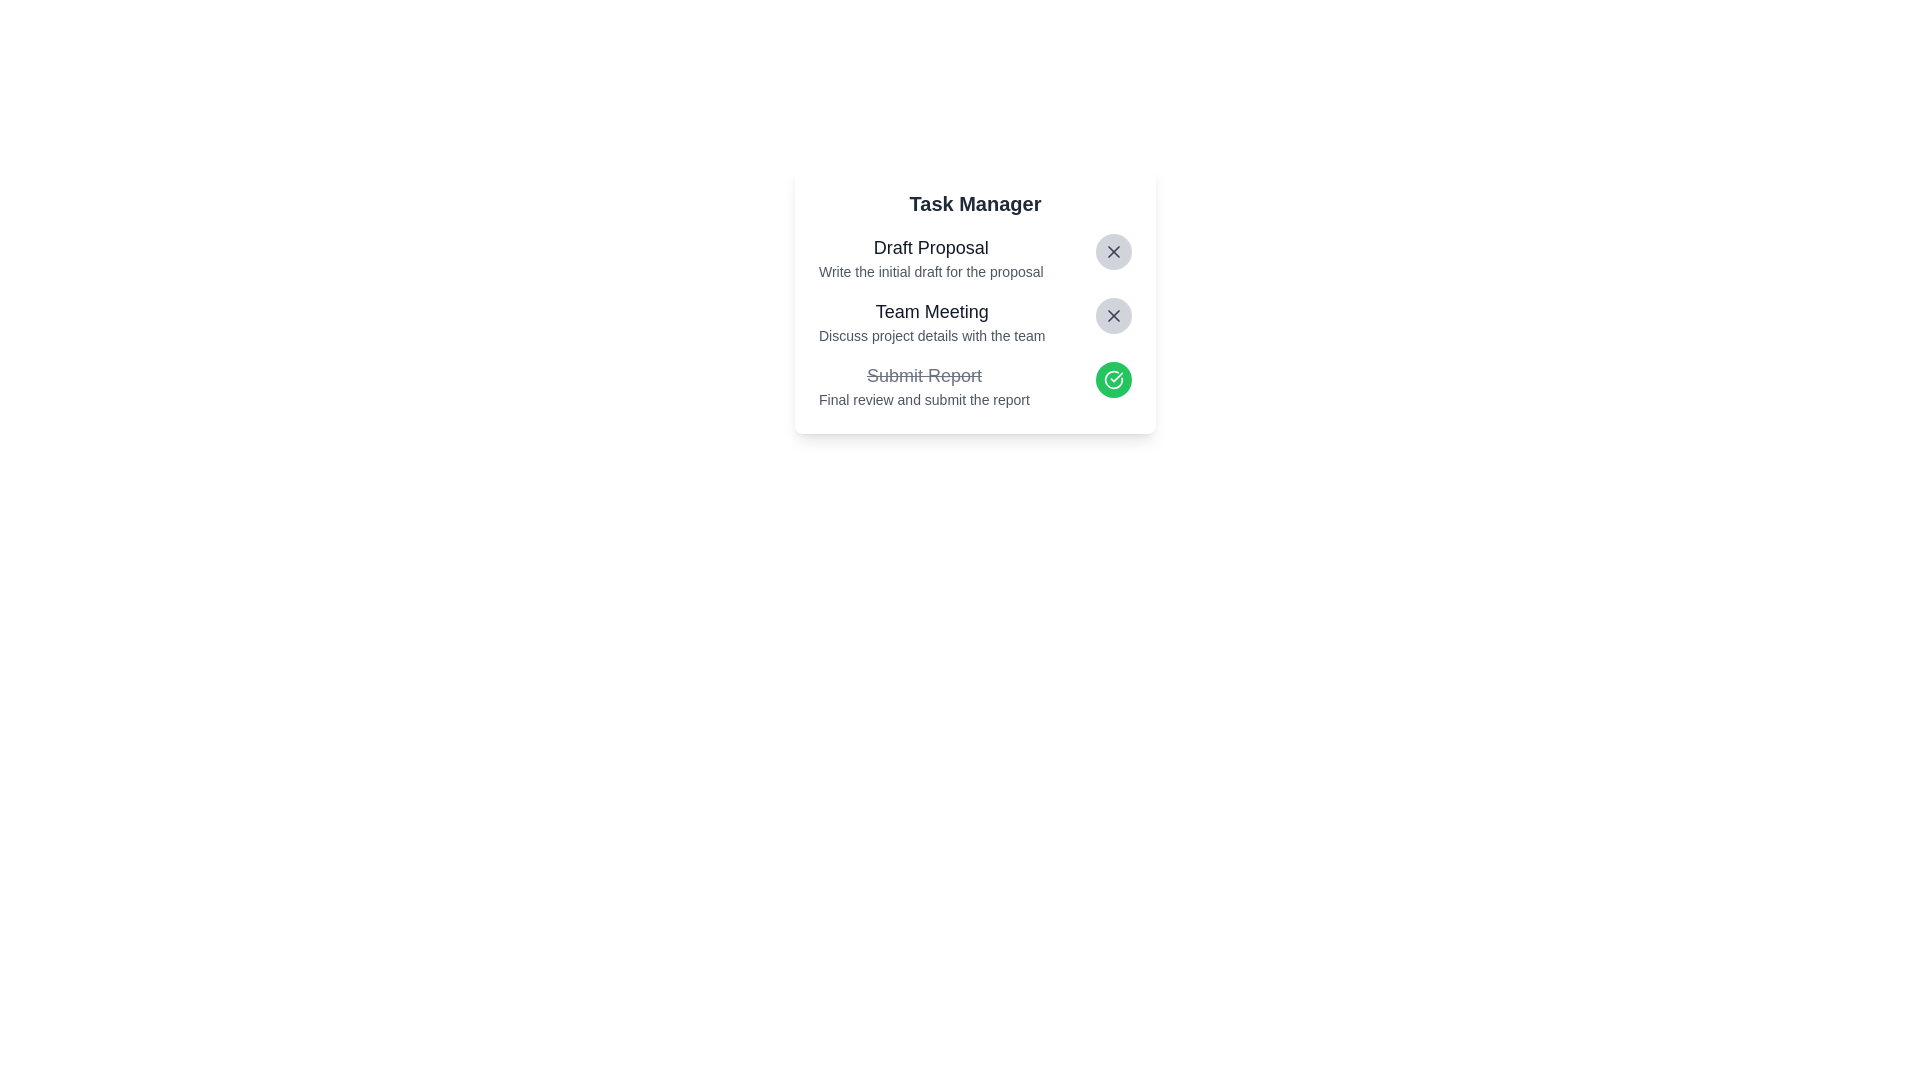 The width and height of the screenshot is (1920, 1080). What do you see at coordinates (1112, 315) in the screenshot?
I see `the circular gray button with an 'X' icon, located to the right of the 'Team Meeting' text in the 'Task Manager' interface` at bounding box center [1112, 315].